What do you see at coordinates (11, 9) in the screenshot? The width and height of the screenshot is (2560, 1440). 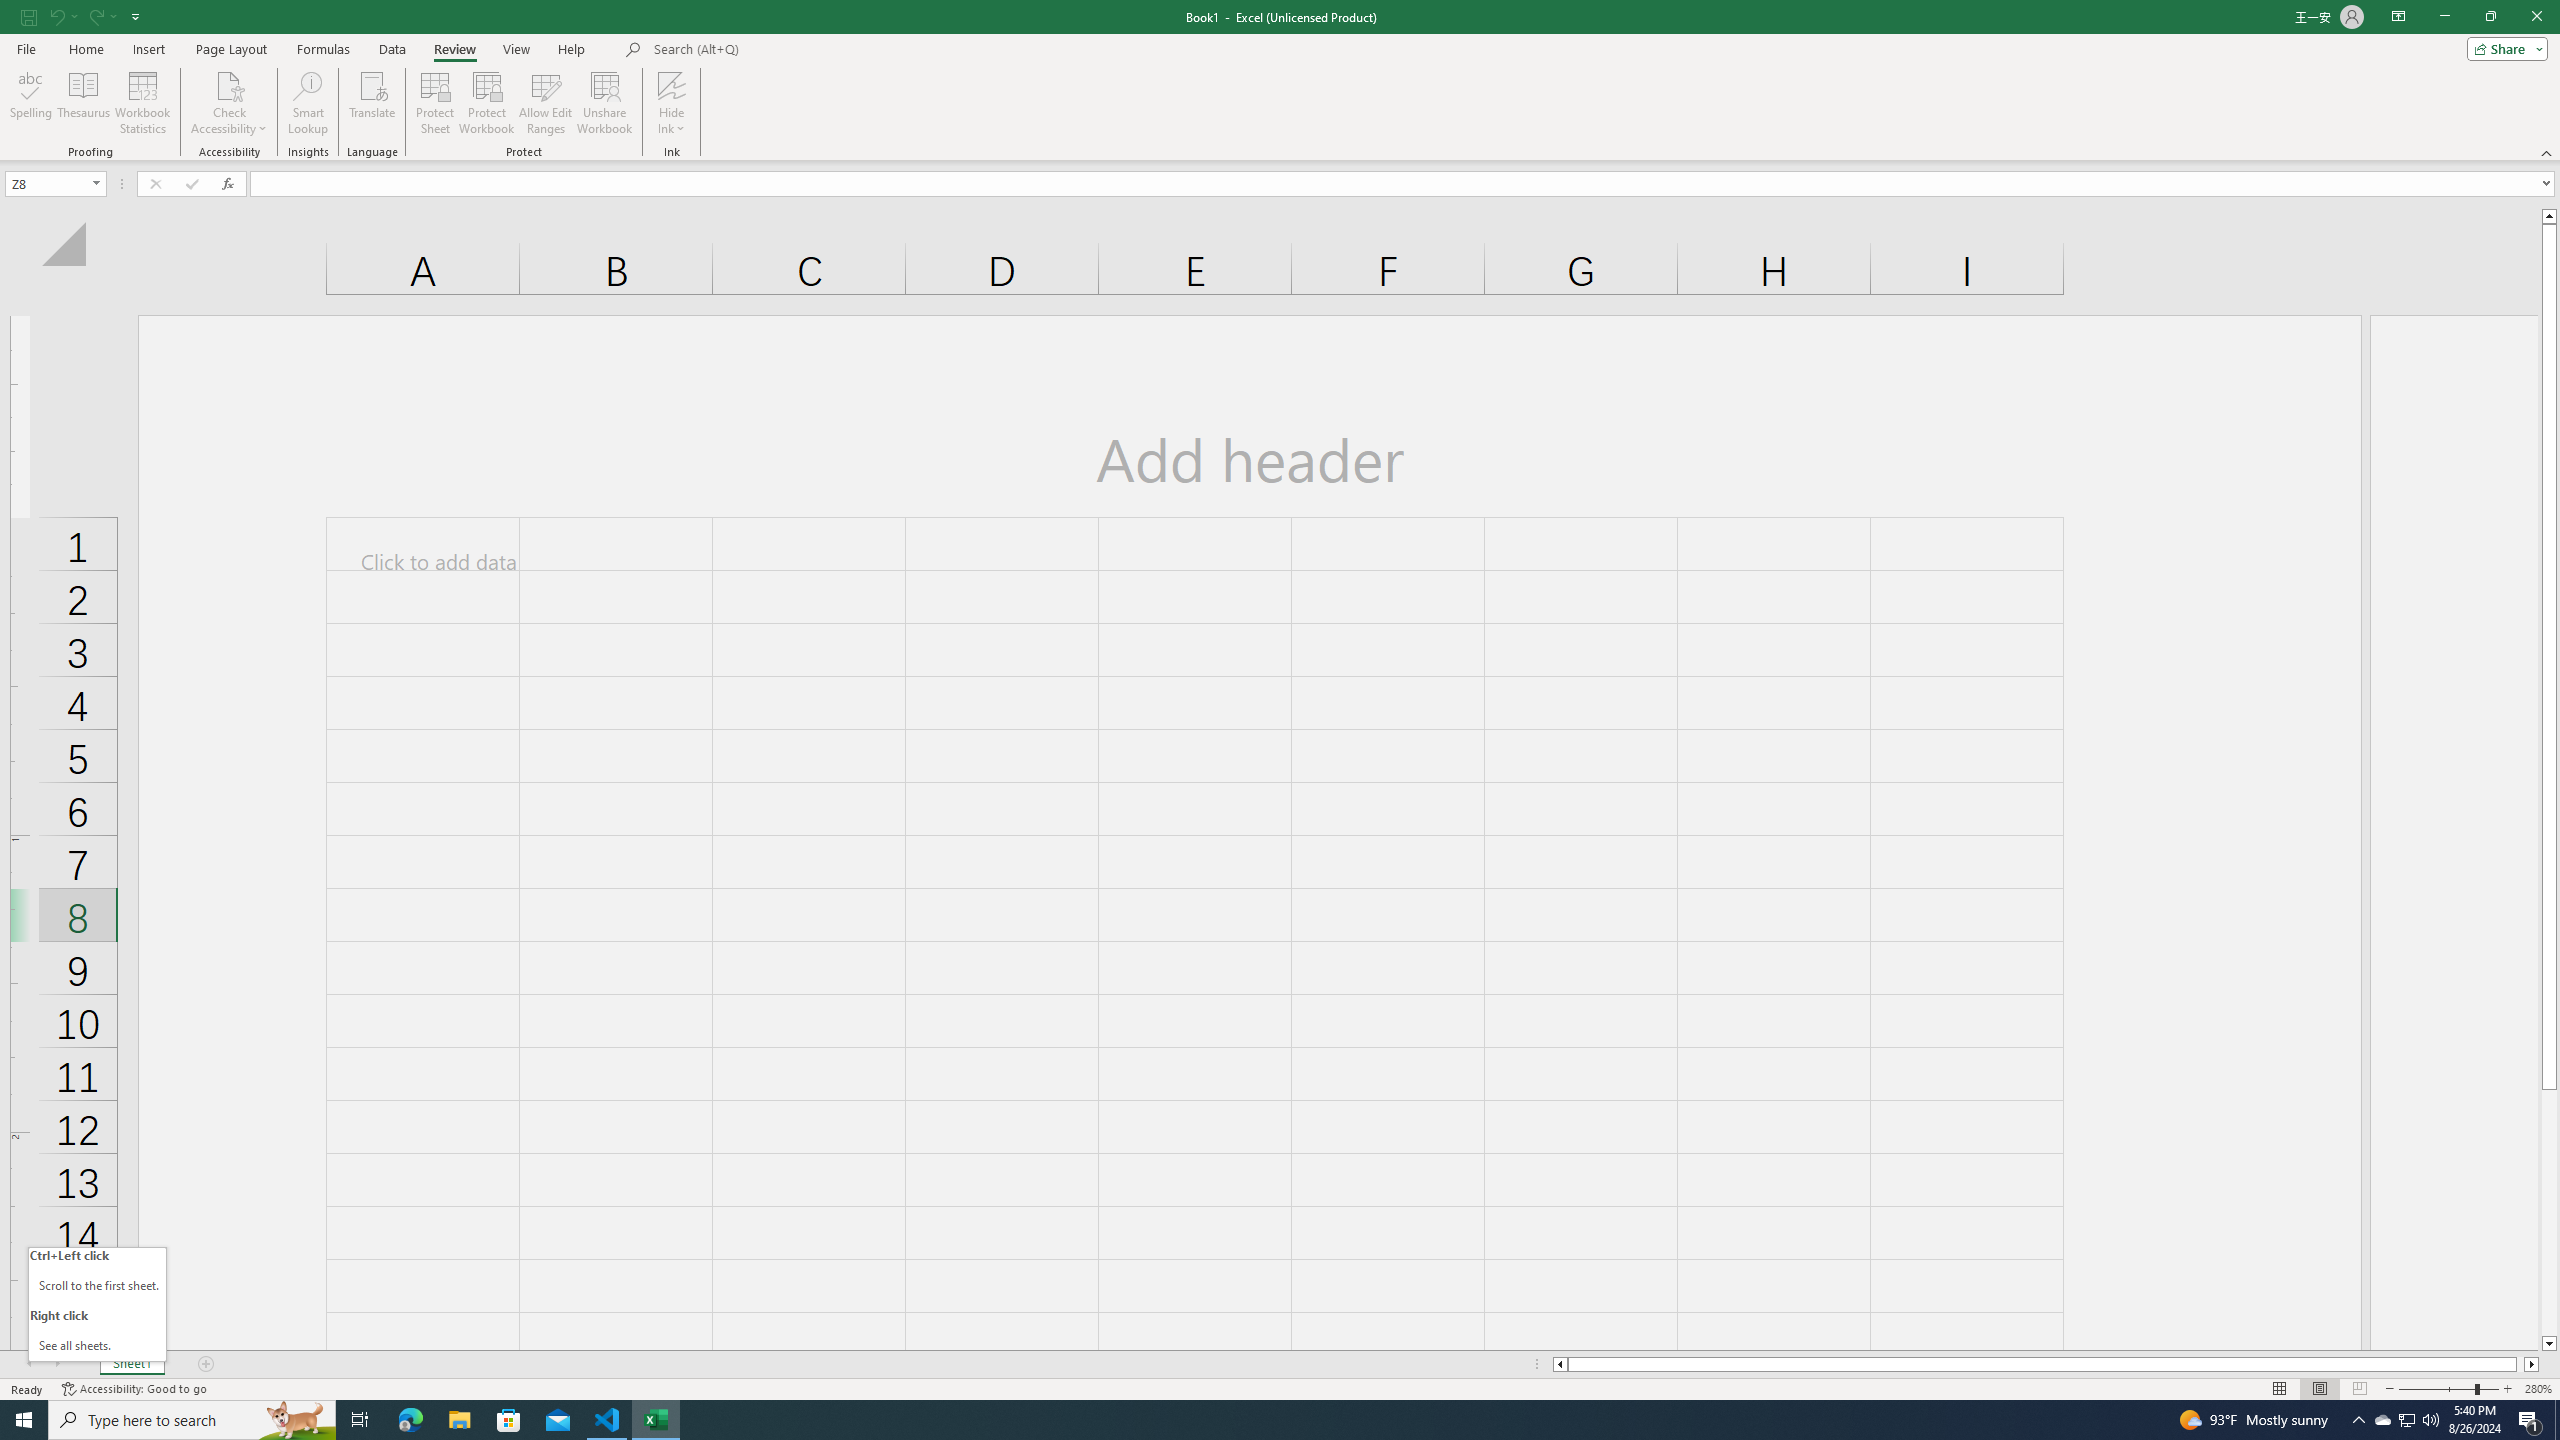 I see `'System'` at bounding box center [11, 9].